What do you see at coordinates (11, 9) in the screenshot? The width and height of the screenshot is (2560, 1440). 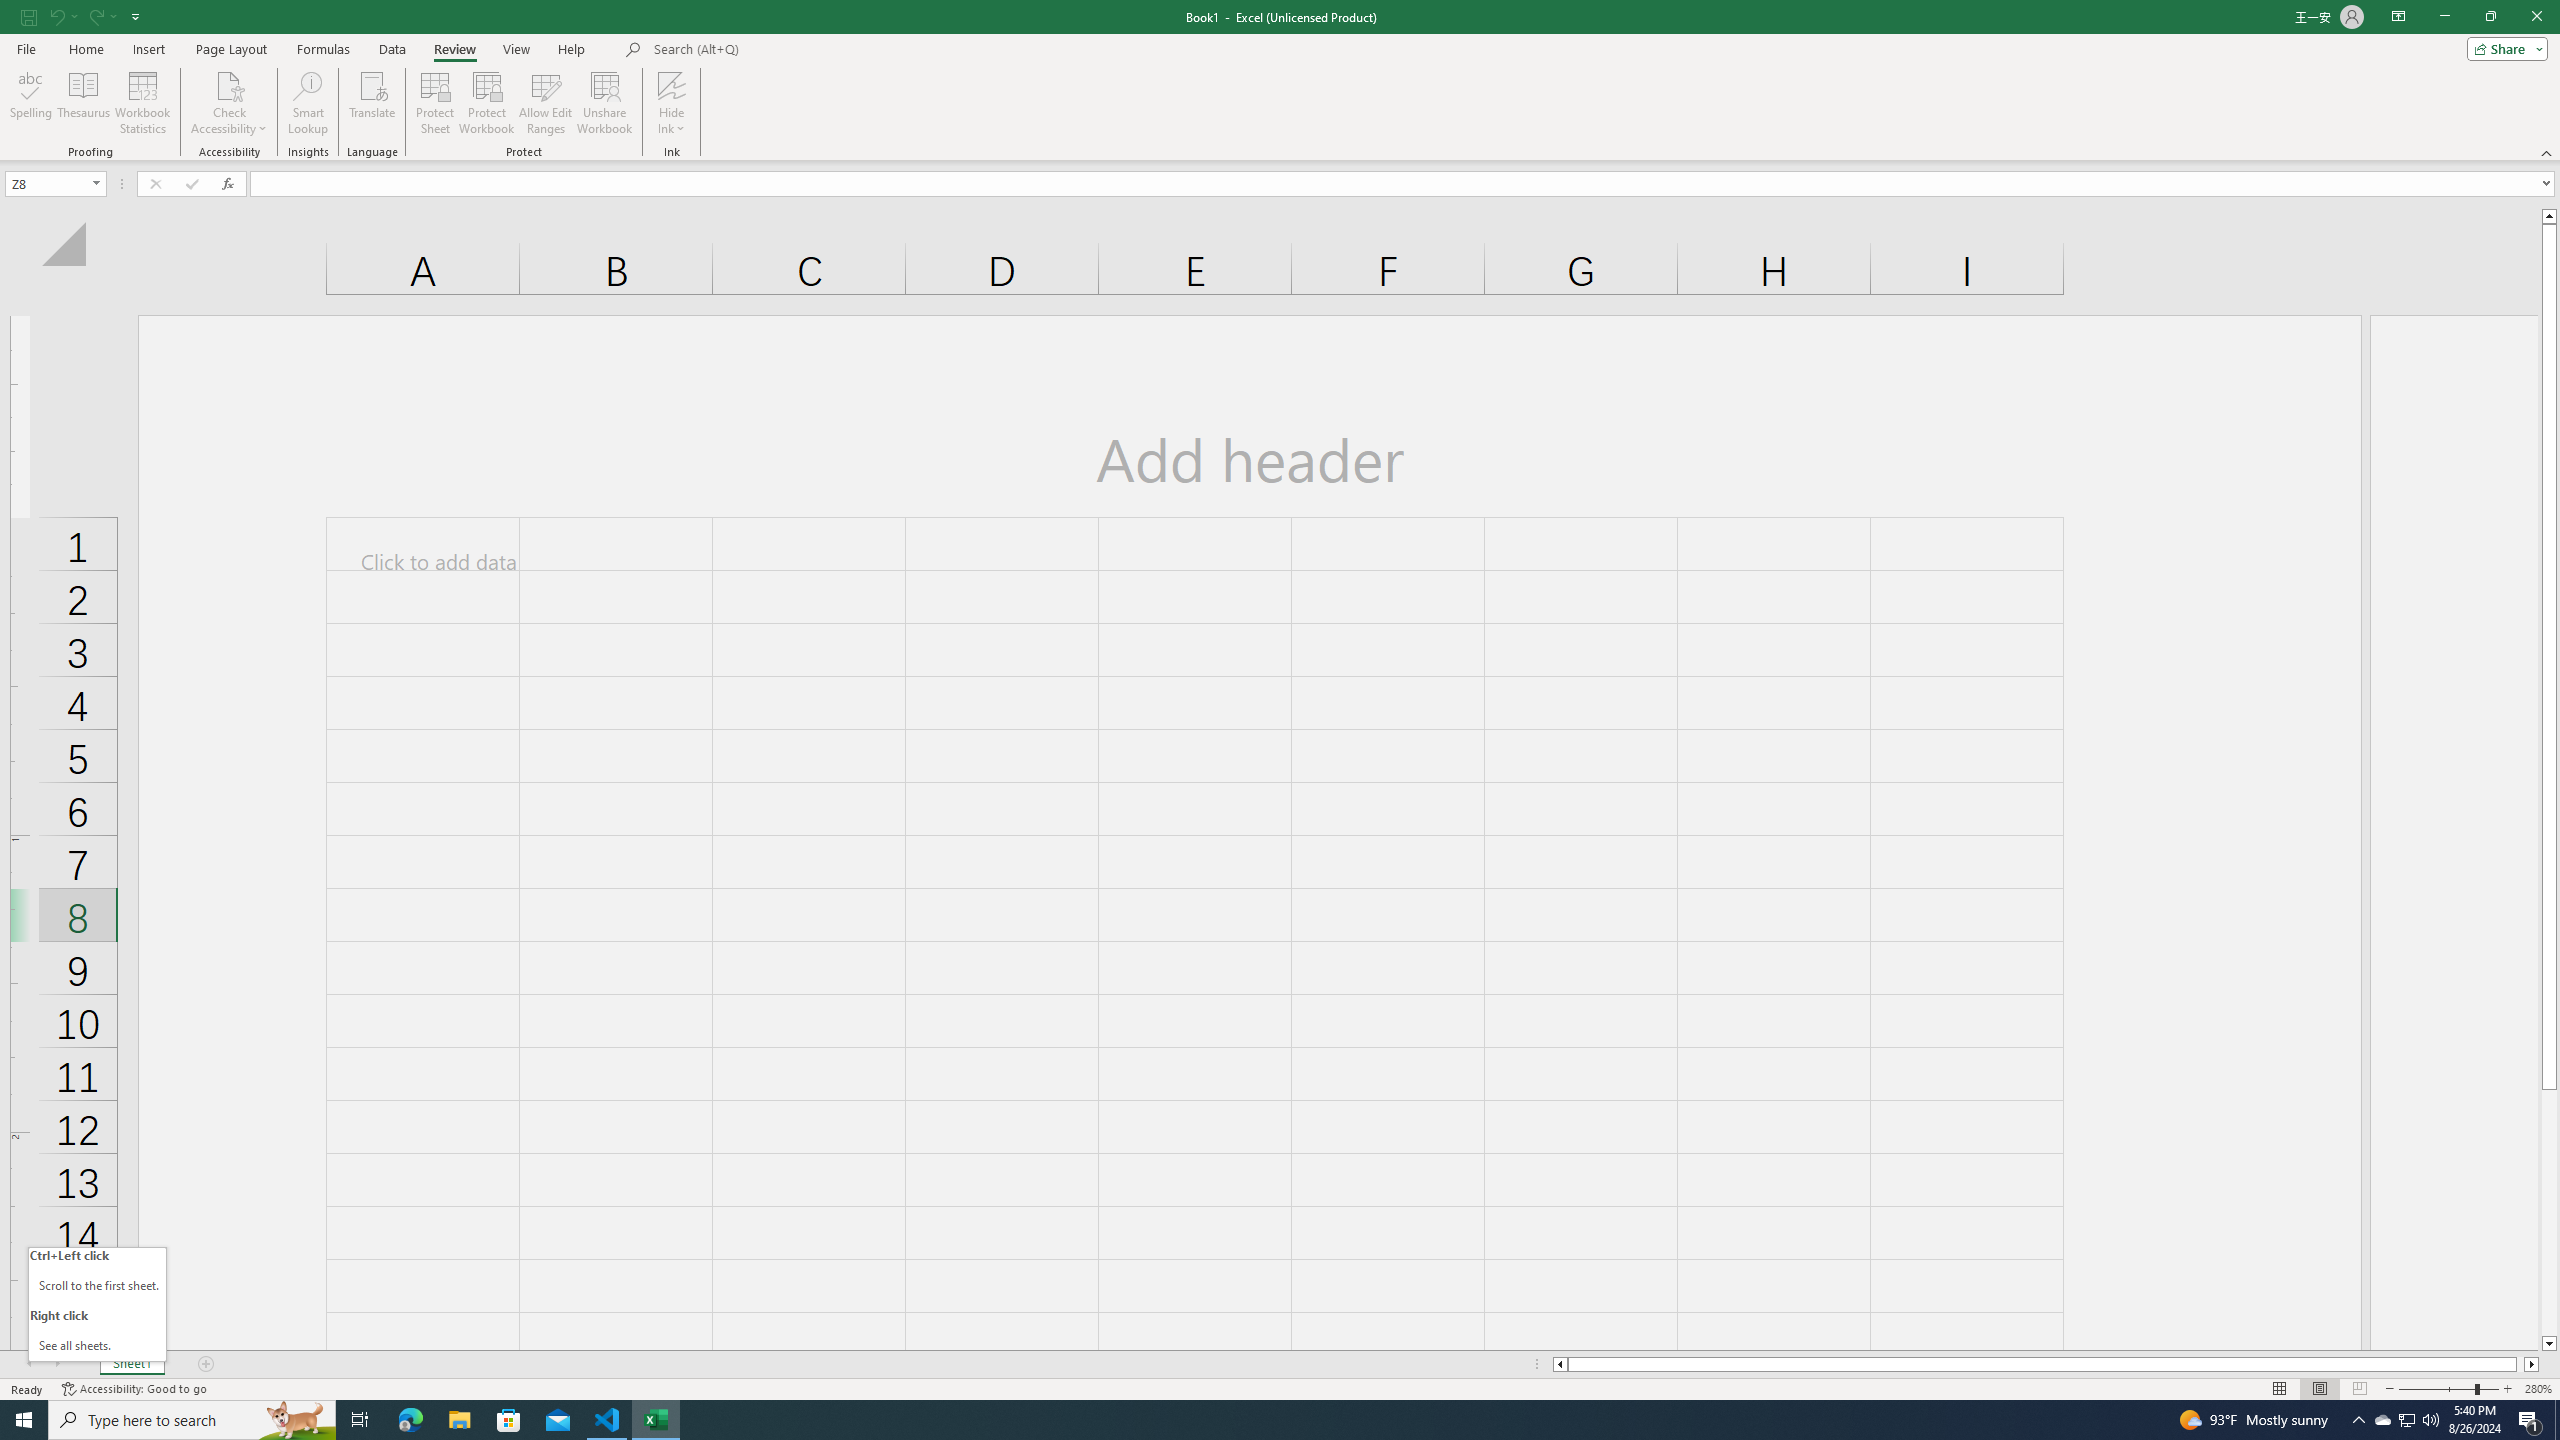 I see `'System'` at bounding box center [11, 9].